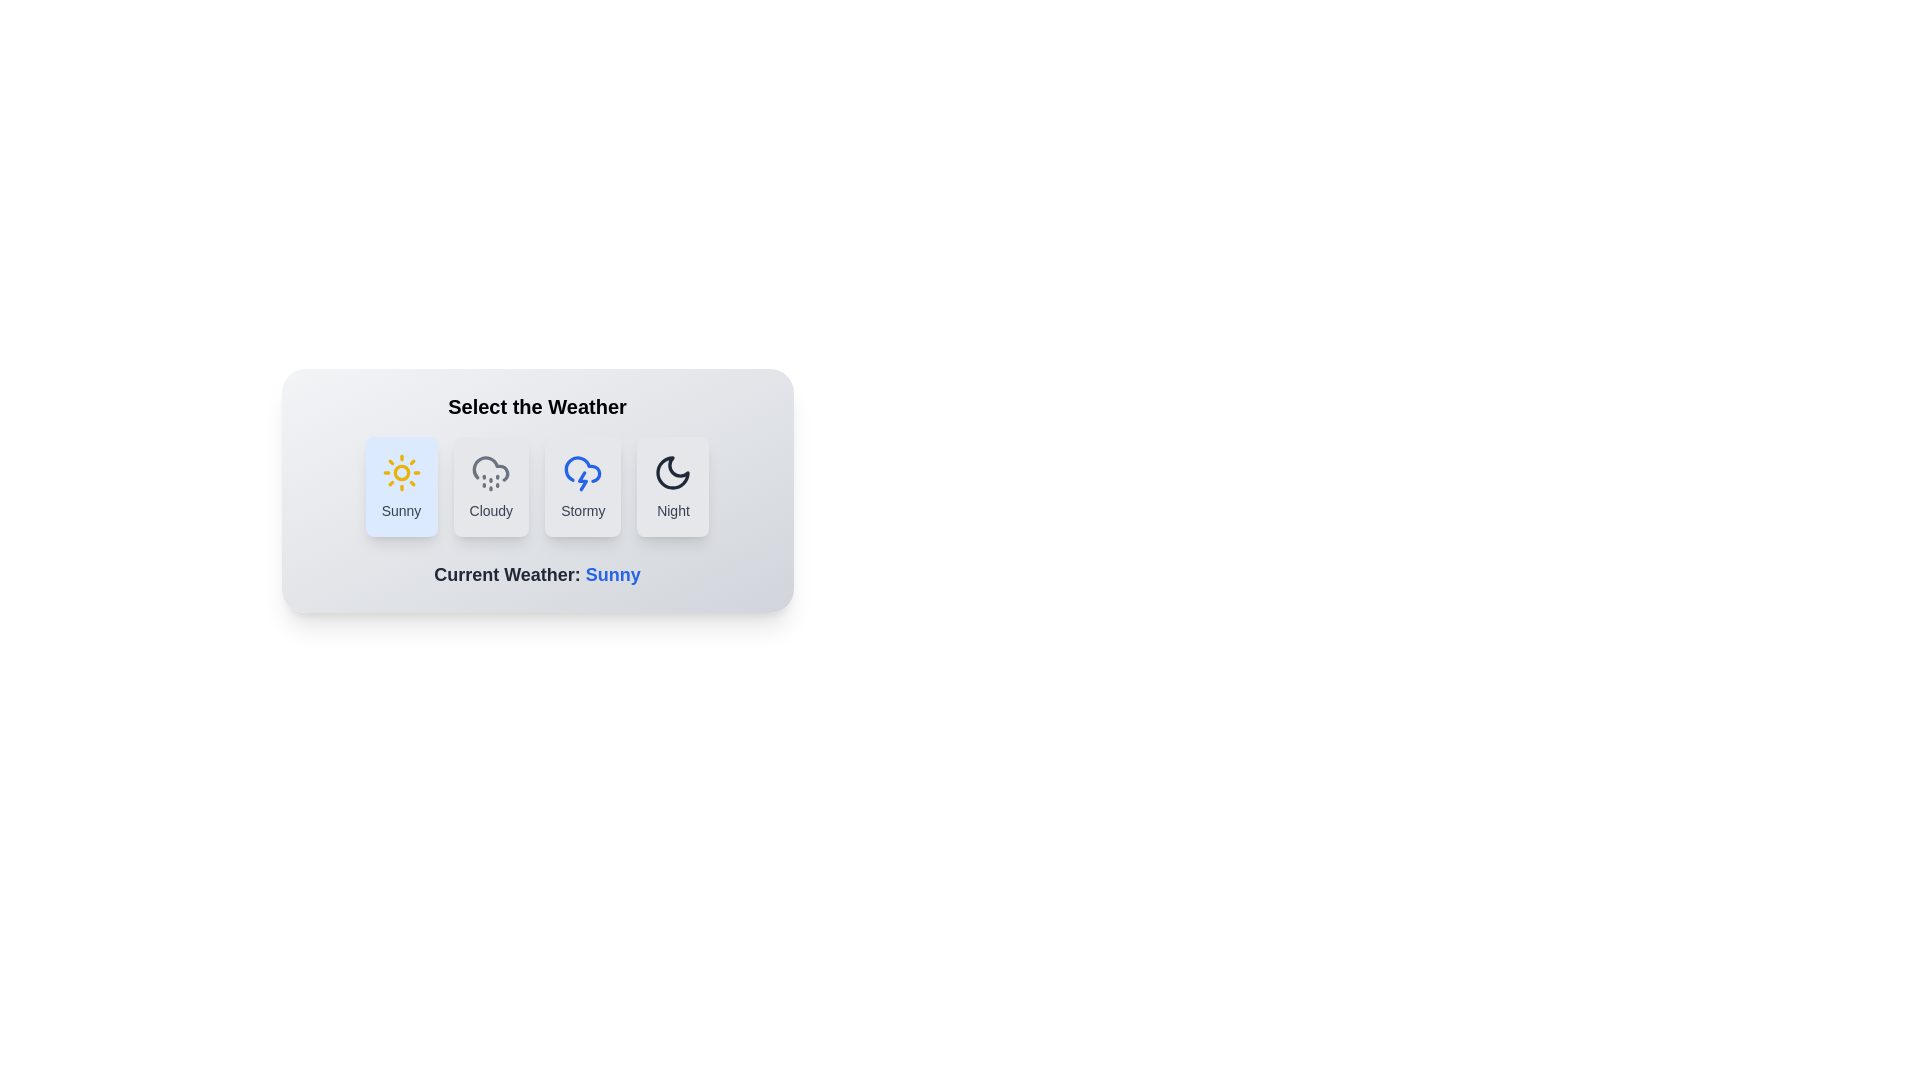  Describe the element at coordinates (537, 406) in the screenshot. I see `the header text 'Select the Weather' for copying` at that location.